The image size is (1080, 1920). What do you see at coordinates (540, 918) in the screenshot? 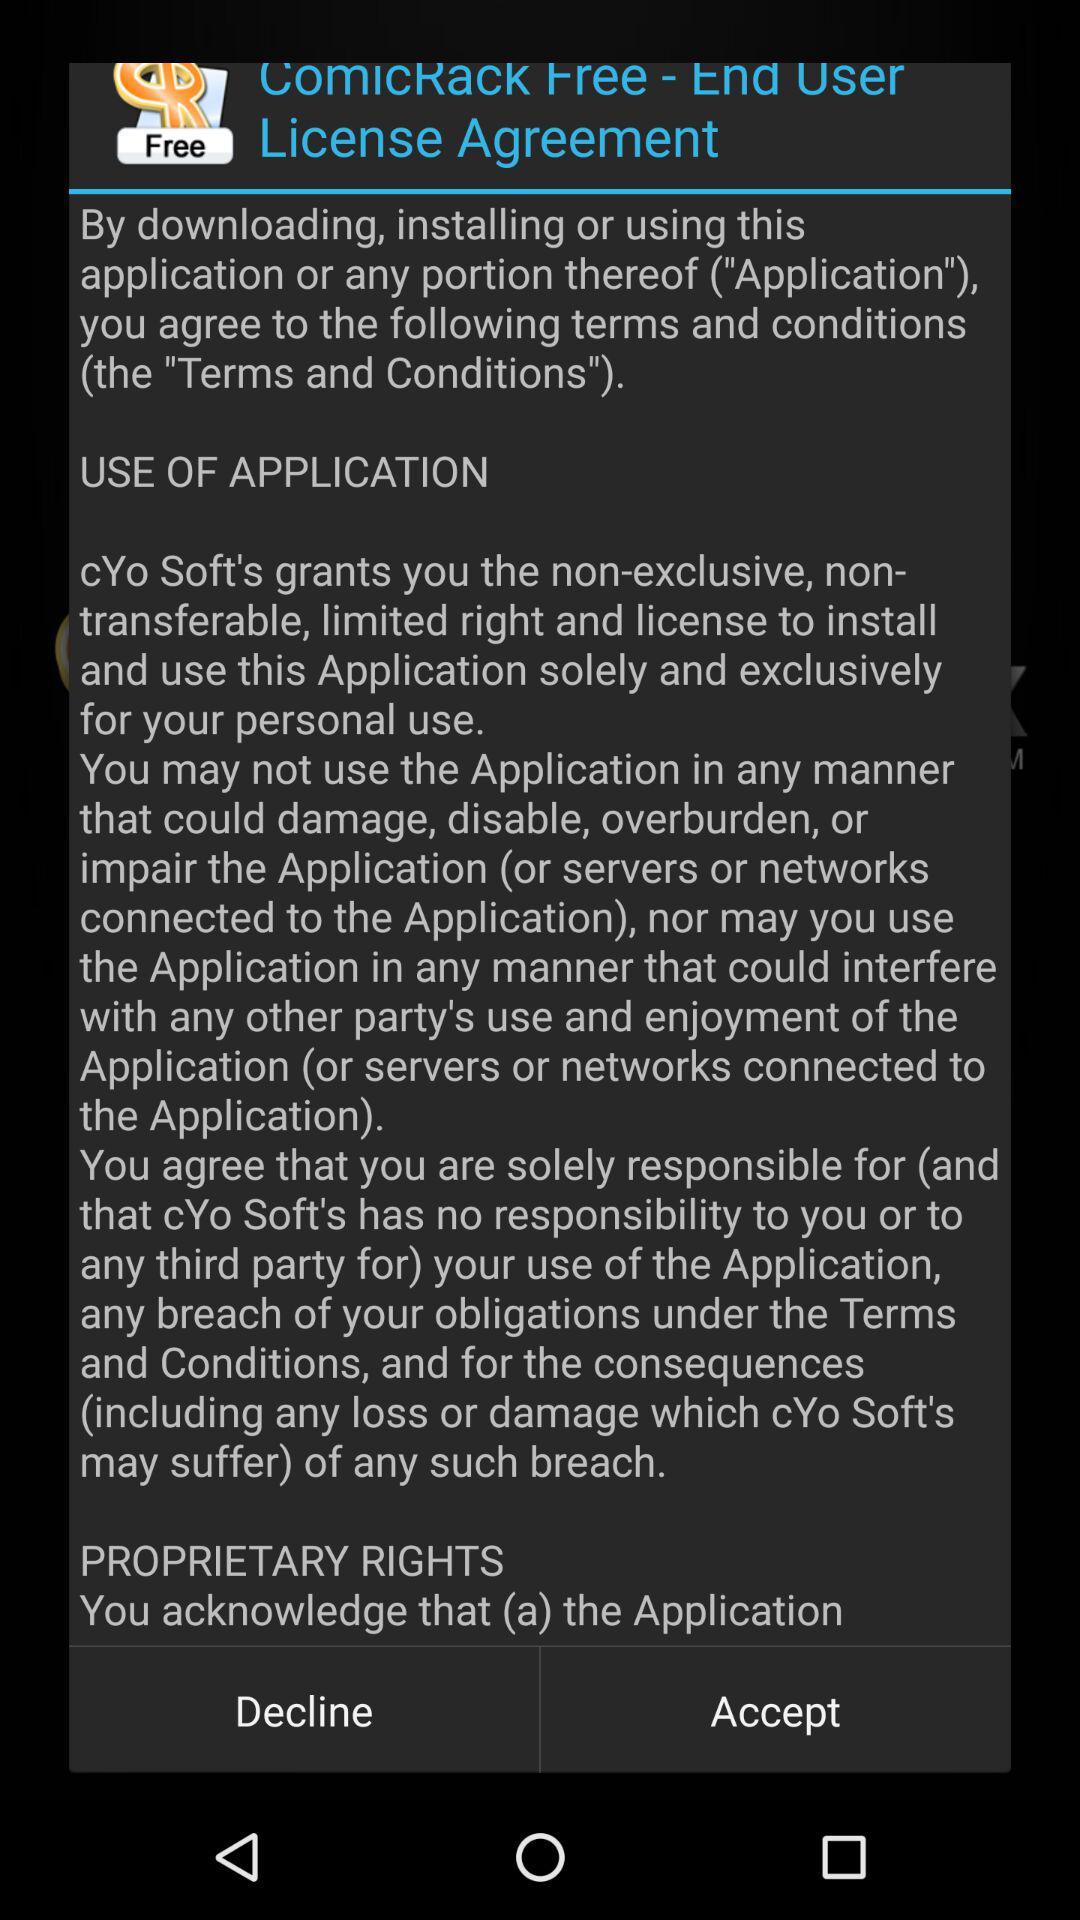
I see `the icon above the decline button` at bounding box center [540, 918].